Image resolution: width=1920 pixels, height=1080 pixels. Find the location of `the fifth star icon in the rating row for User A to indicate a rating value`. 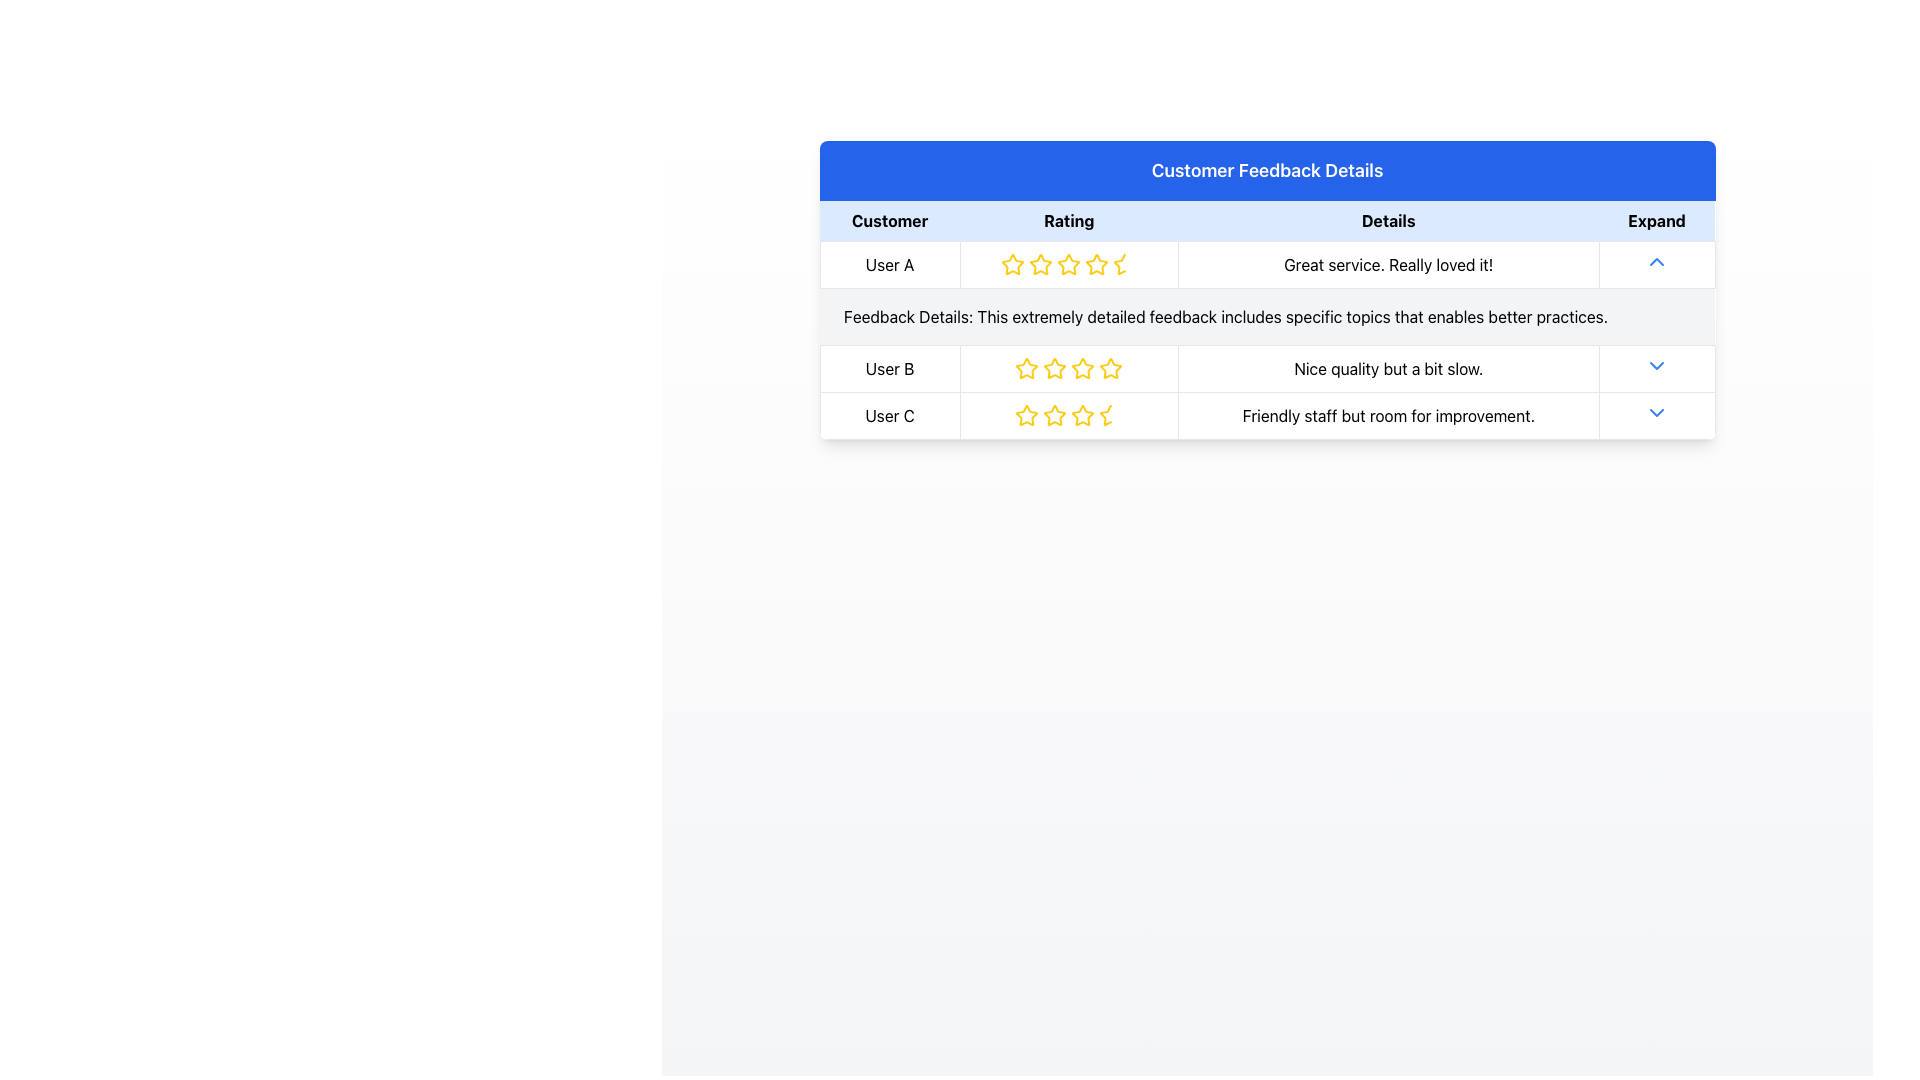

the fifth star icon in the rating row for User A to indicate a rating value is located at coordinates (1096, 264).